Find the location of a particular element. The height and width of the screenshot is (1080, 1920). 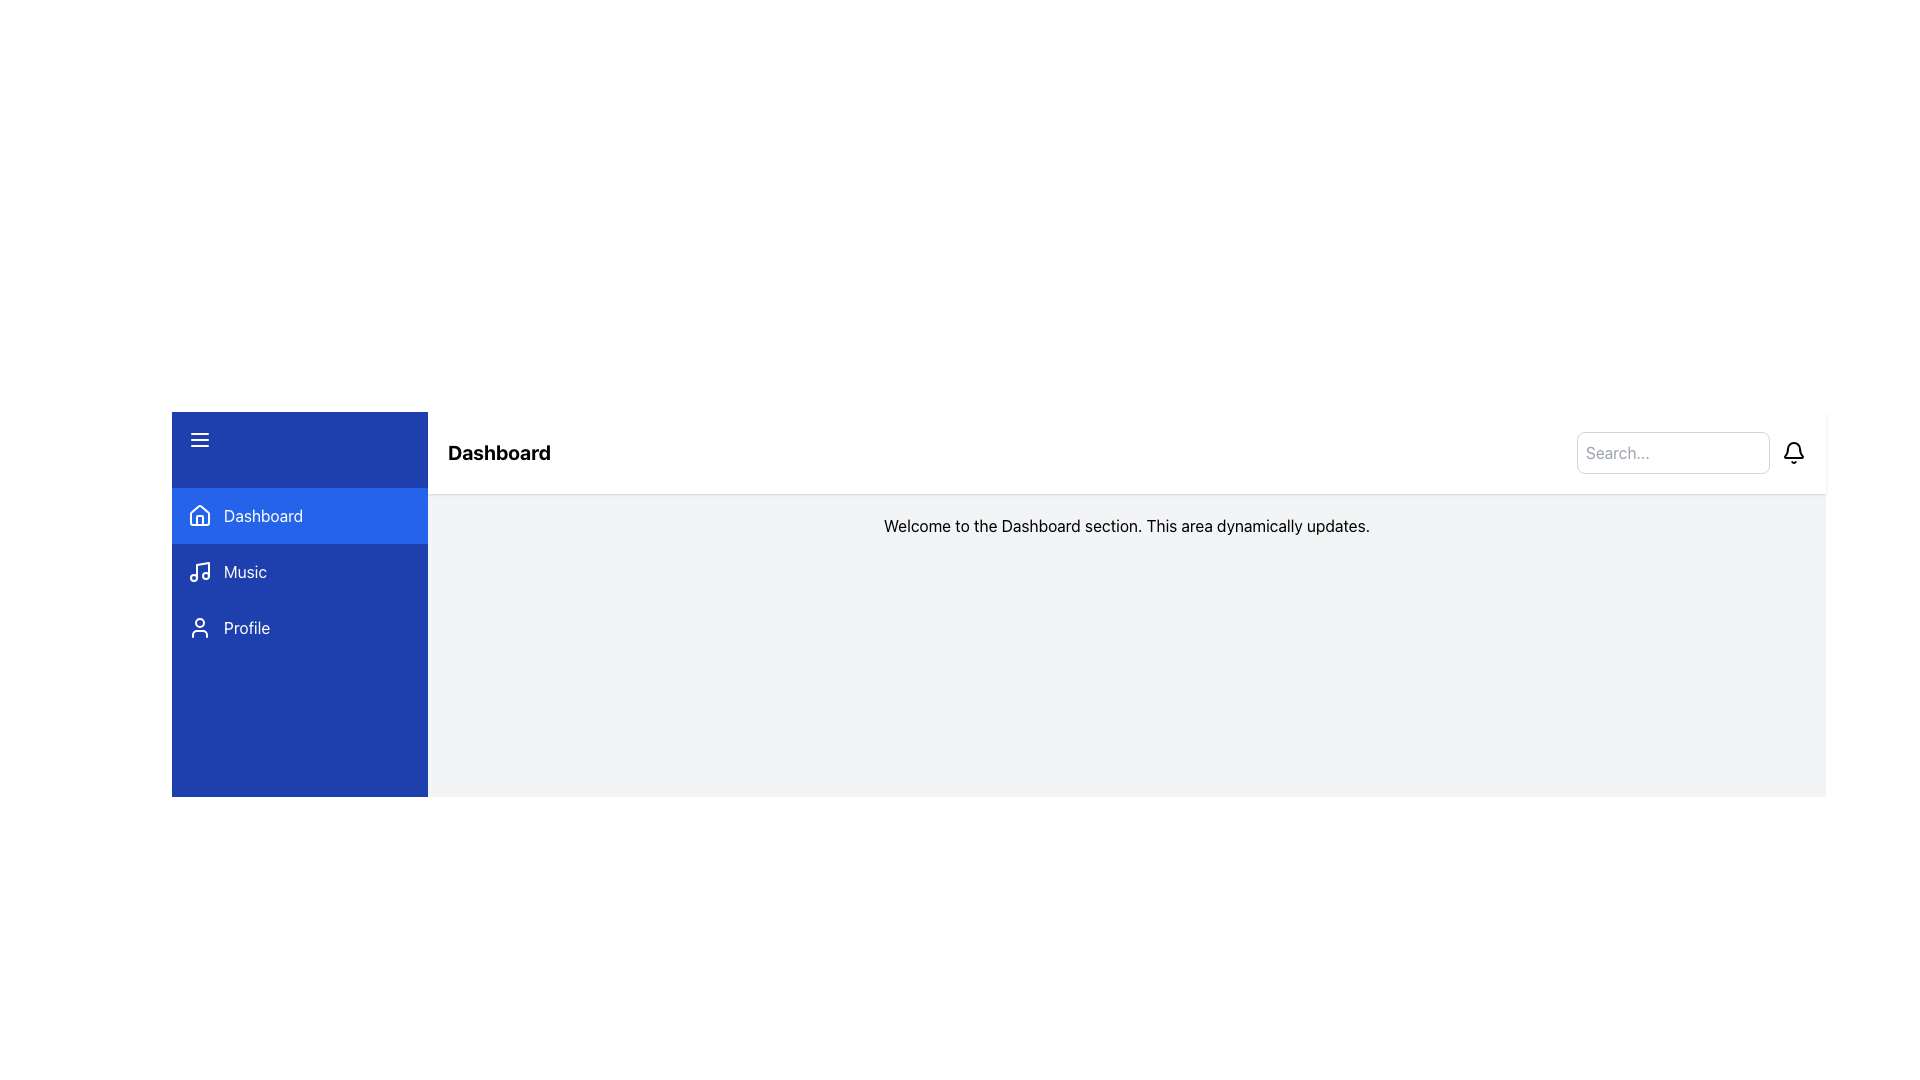

the 'Dashboard' navigation button located at the top of the sidebar menu to trigger the visual hover effect is located at coordinates (298, 515).